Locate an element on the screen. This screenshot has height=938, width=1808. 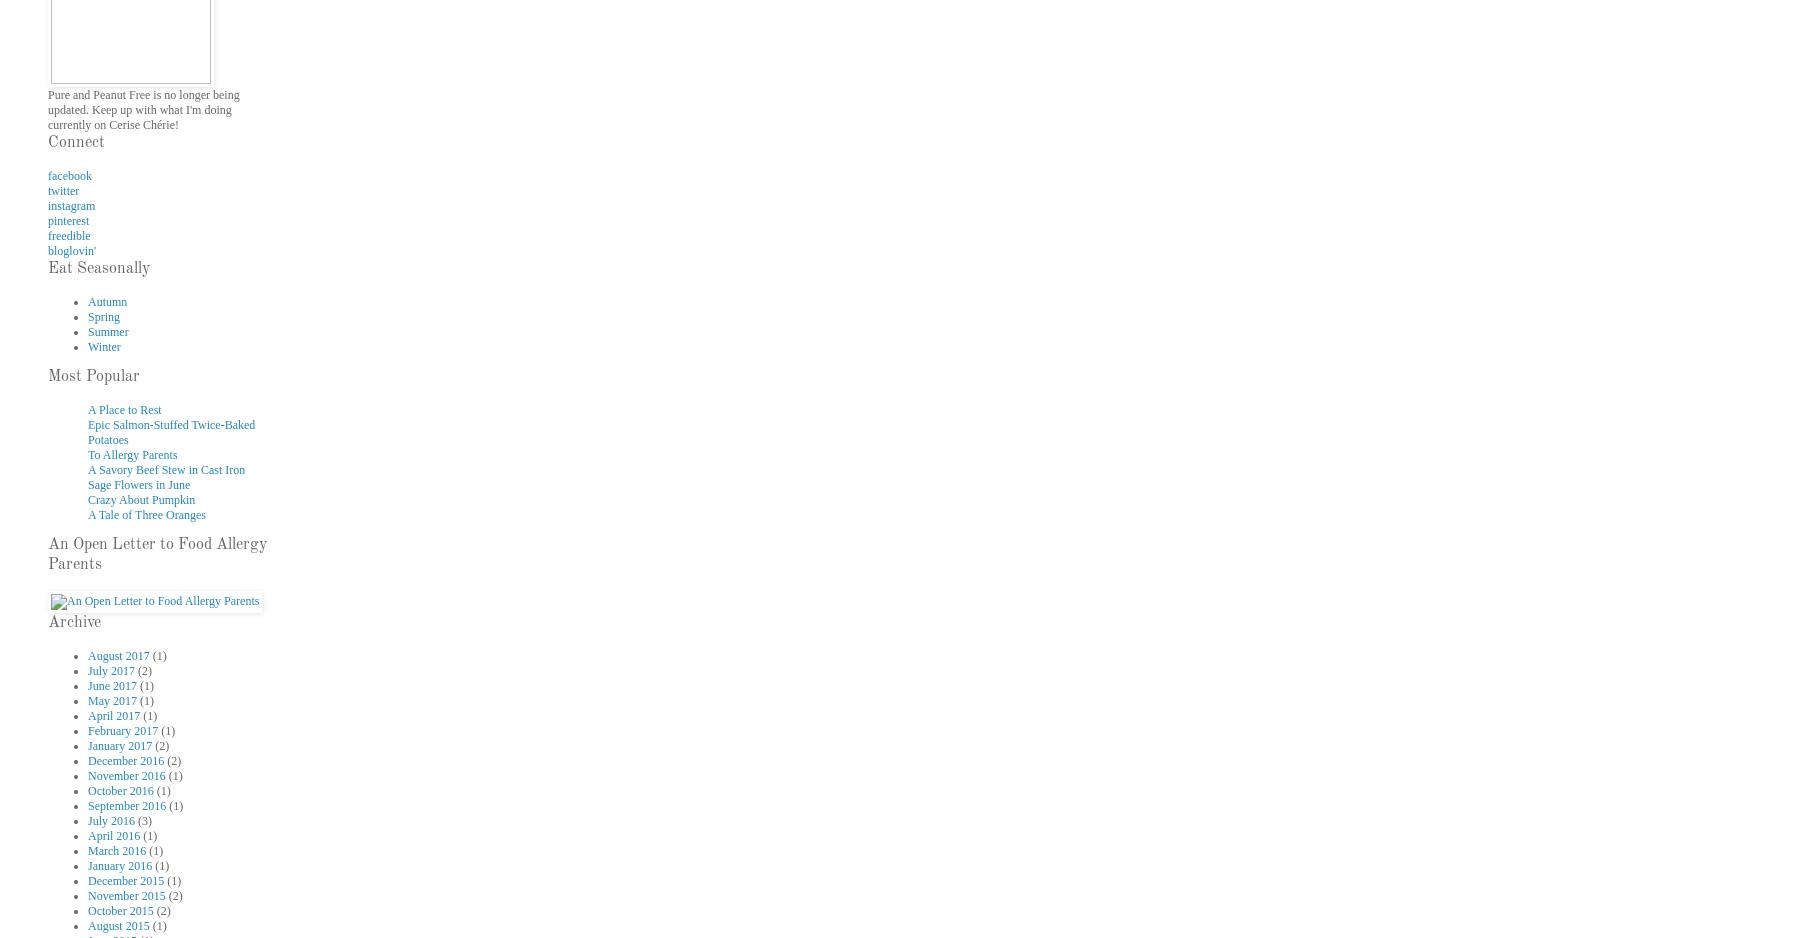
'Sage Flowers in June' is located at coordinates (138, 485).